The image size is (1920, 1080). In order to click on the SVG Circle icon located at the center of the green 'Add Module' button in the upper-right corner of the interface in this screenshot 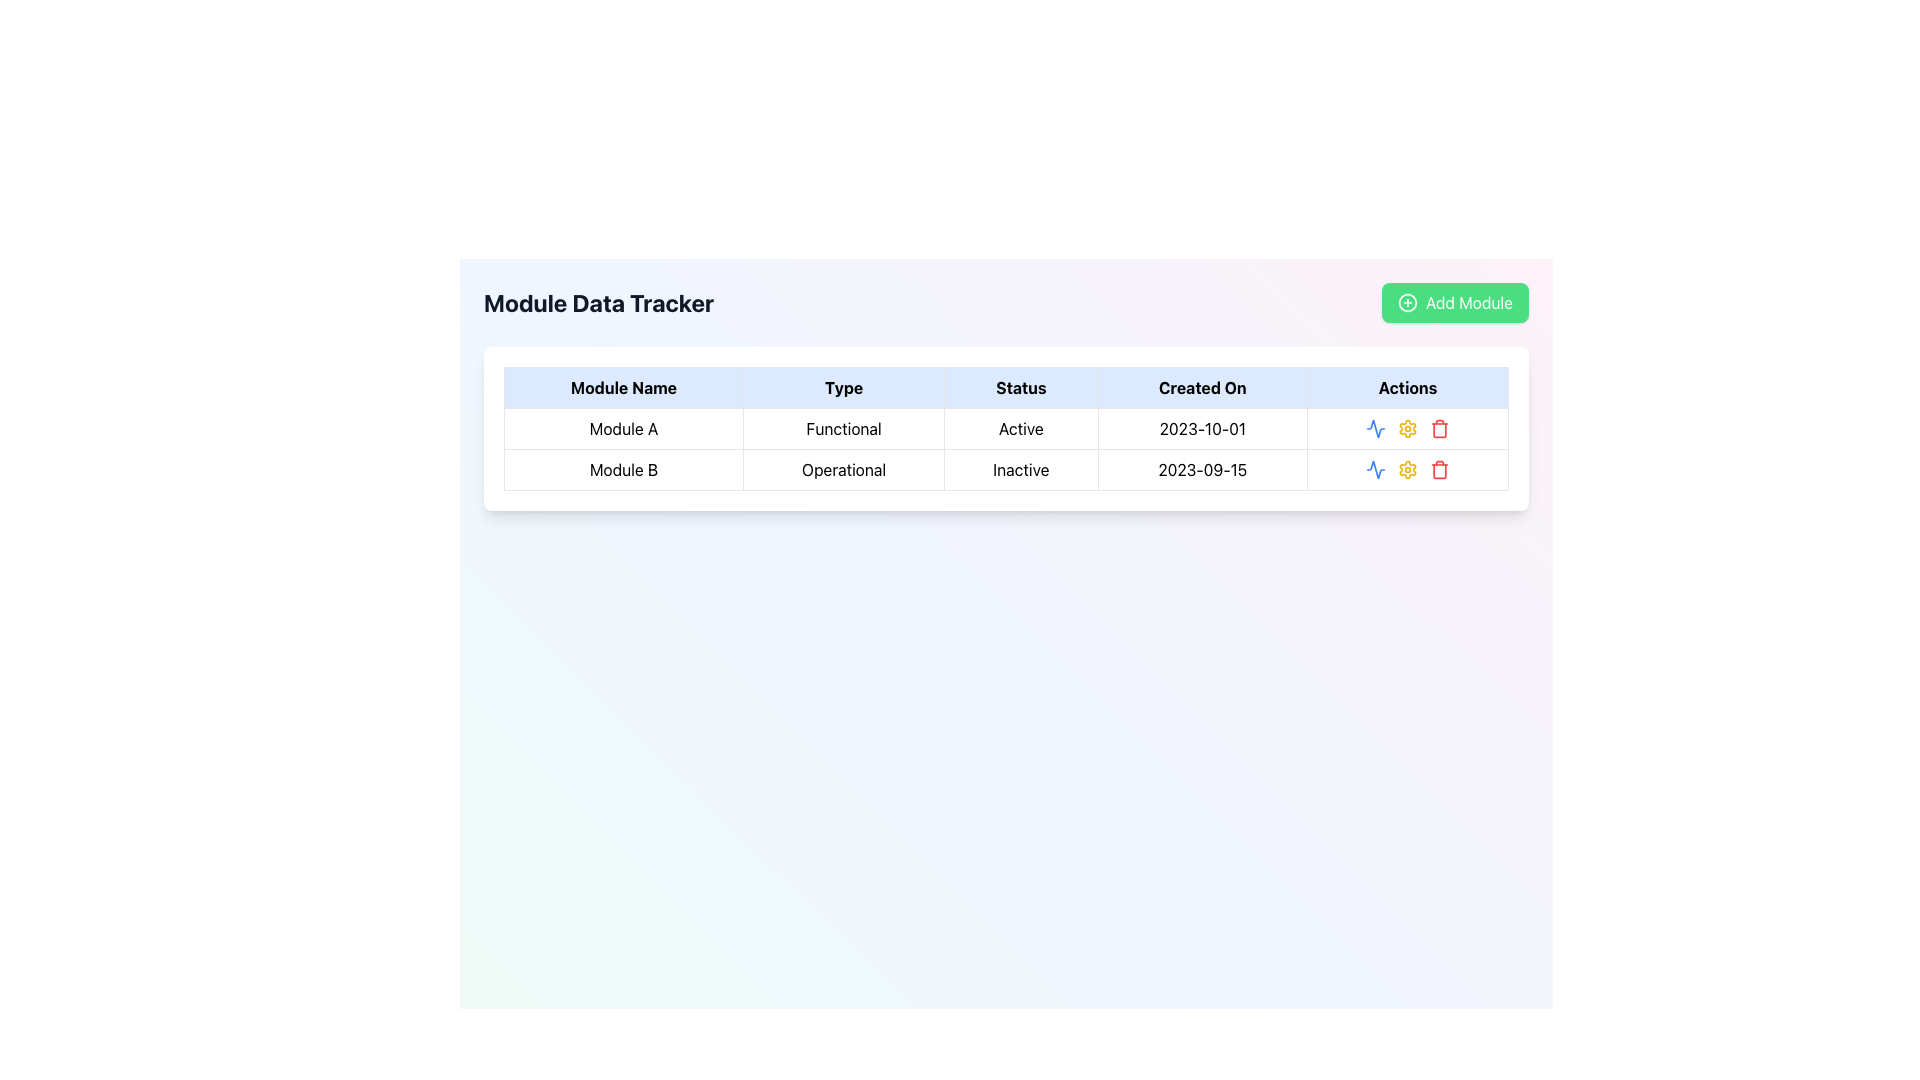, I will do `click(1406, 303)`.